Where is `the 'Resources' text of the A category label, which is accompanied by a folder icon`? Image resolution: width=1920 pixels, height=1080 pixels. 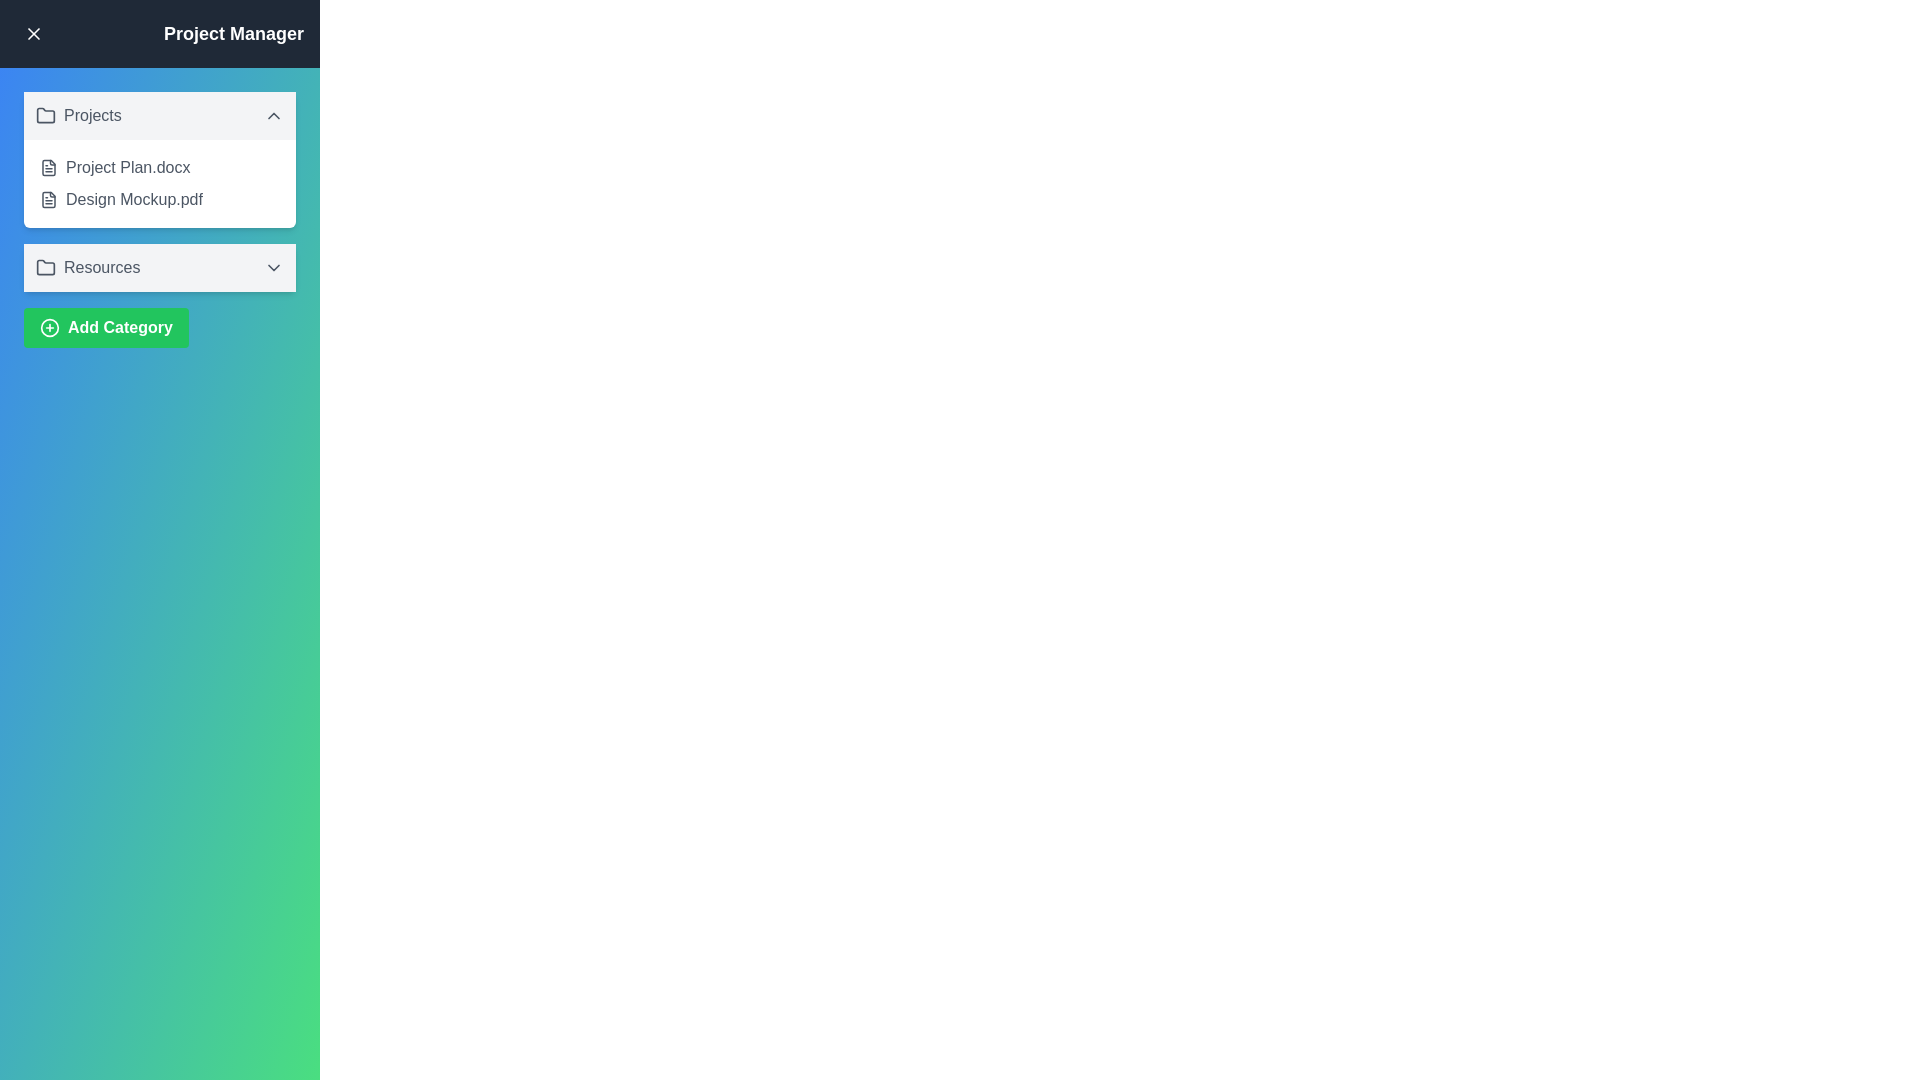
the 'Resources' text of the A category label, which is accompanied by a folder icon is located at coordinates (87, 266).